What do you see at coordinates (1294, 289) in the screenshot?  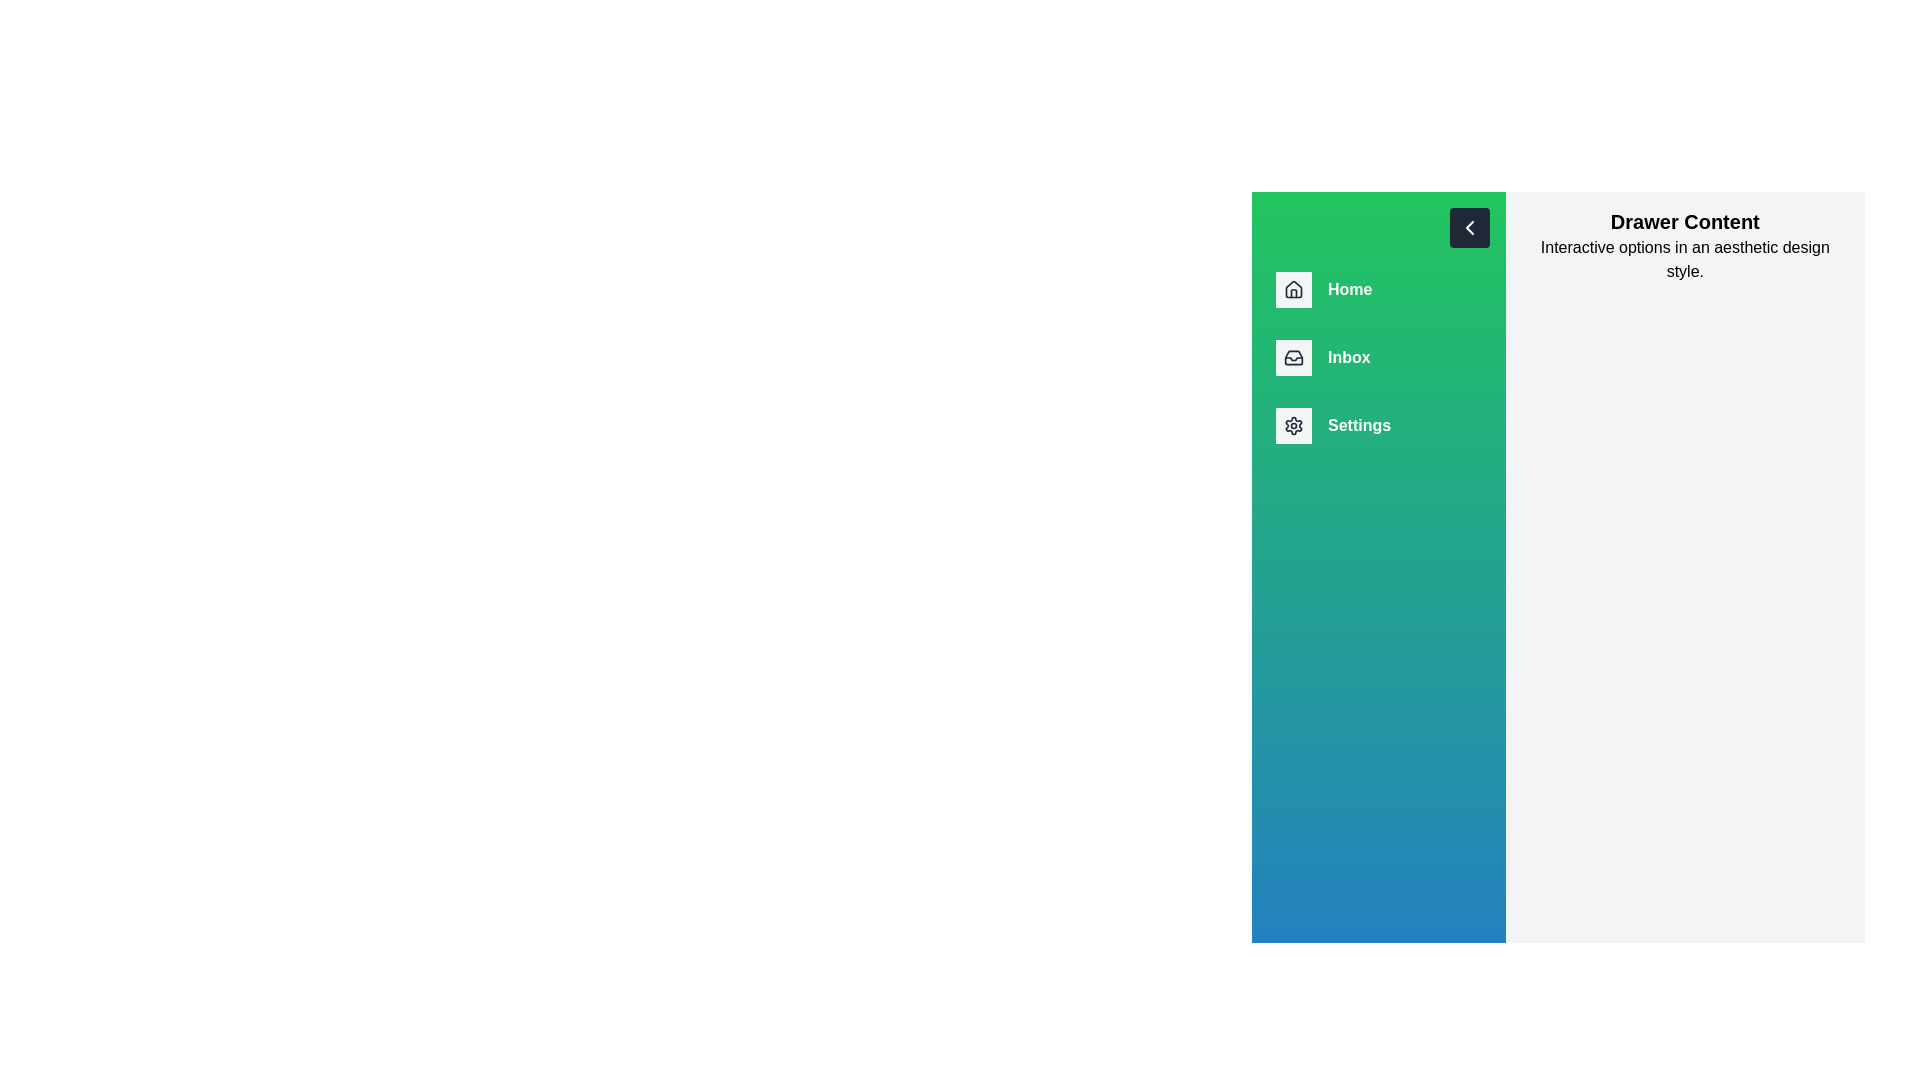 I see `the drawer icon corresponding to Home` at bounding box center [1294, 289].